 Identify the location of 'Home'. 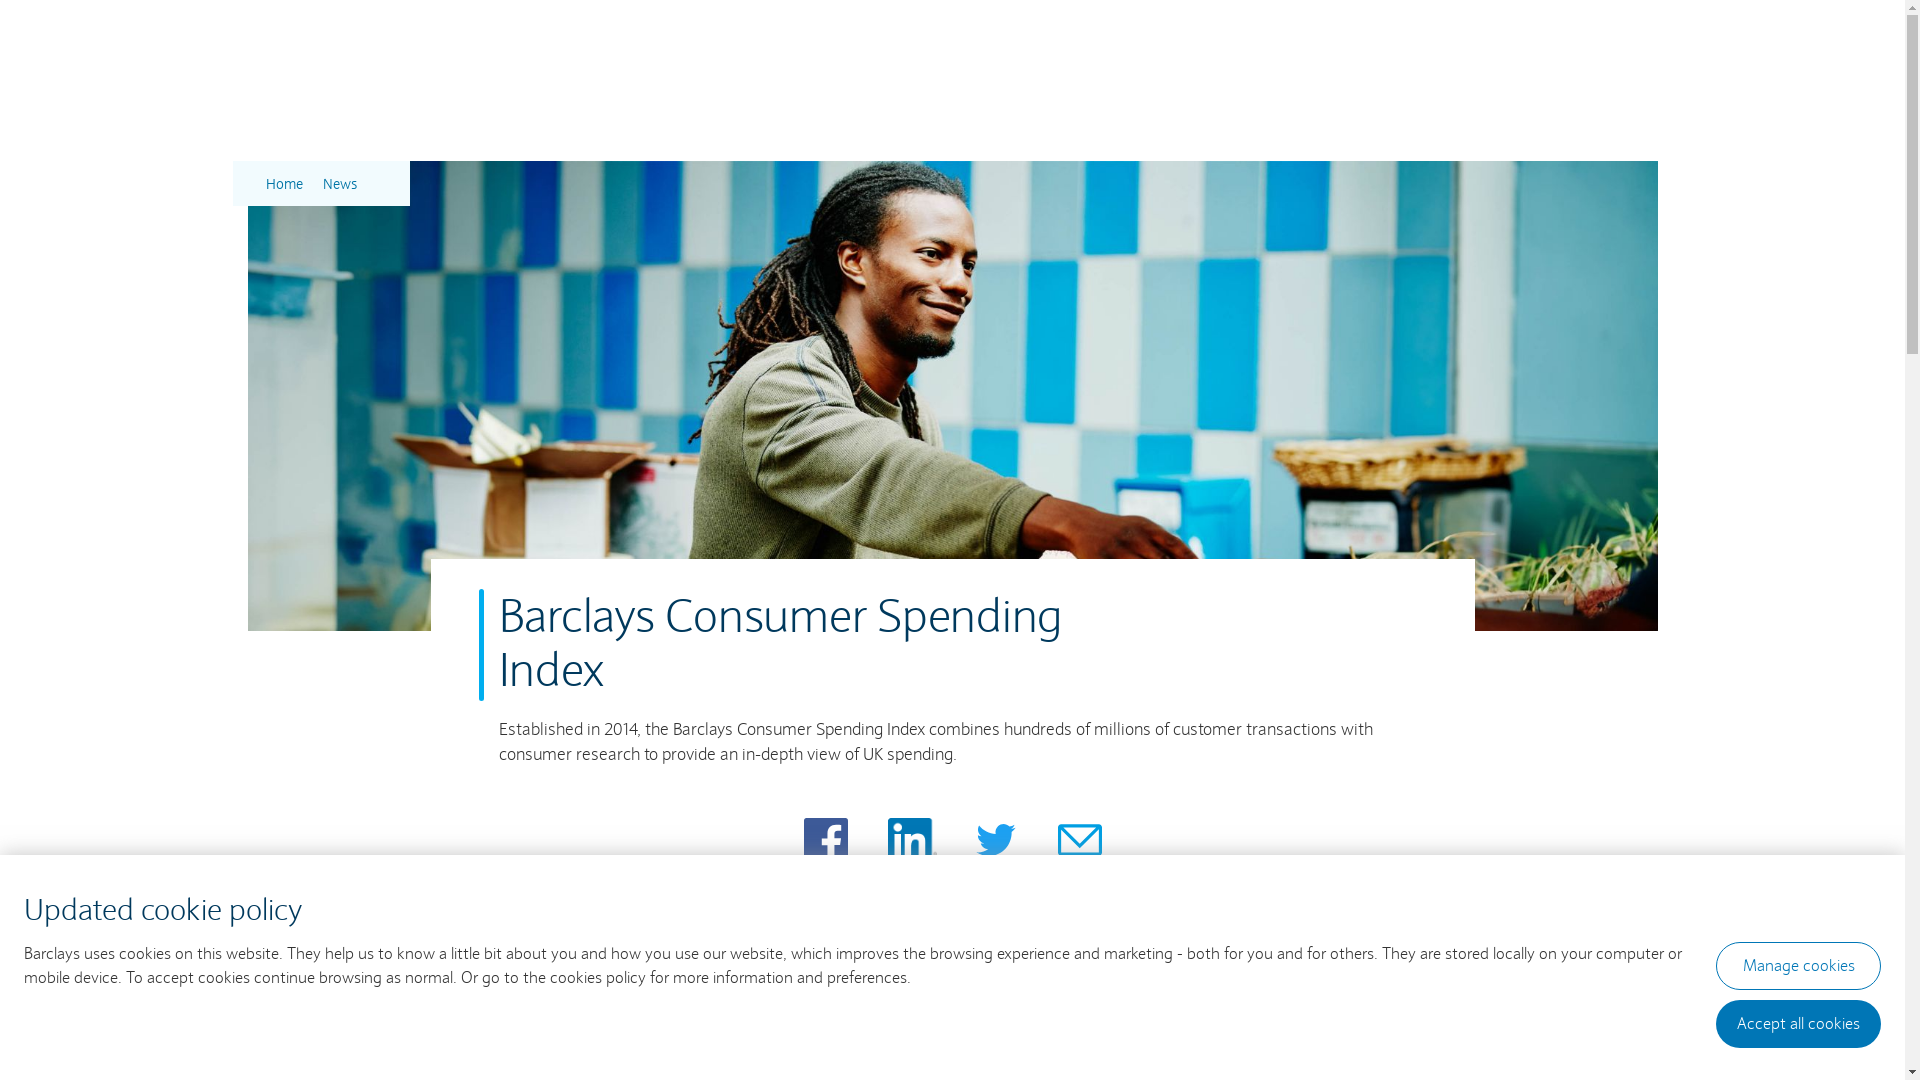
(264, 183).